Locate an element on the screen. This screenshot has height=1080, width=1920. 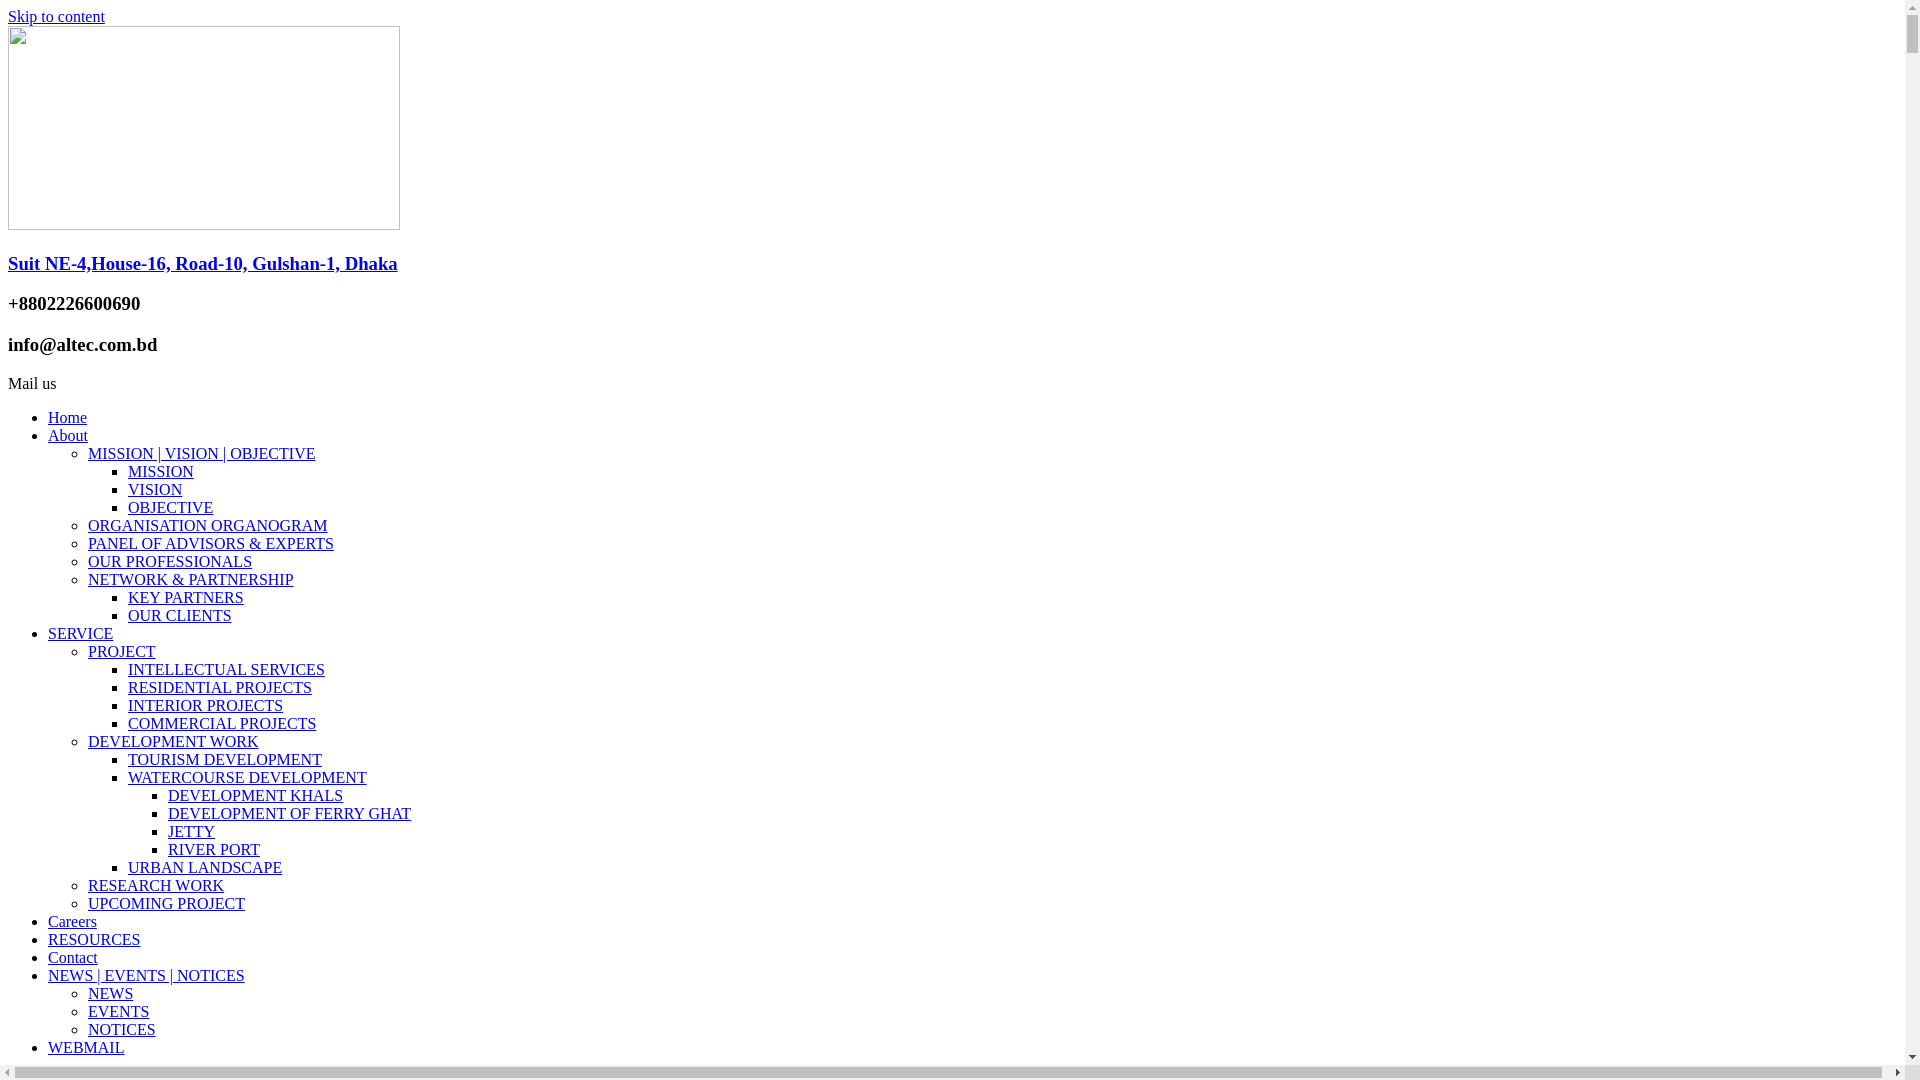
'RIVER PORT' is located at coordinates (214, 849).